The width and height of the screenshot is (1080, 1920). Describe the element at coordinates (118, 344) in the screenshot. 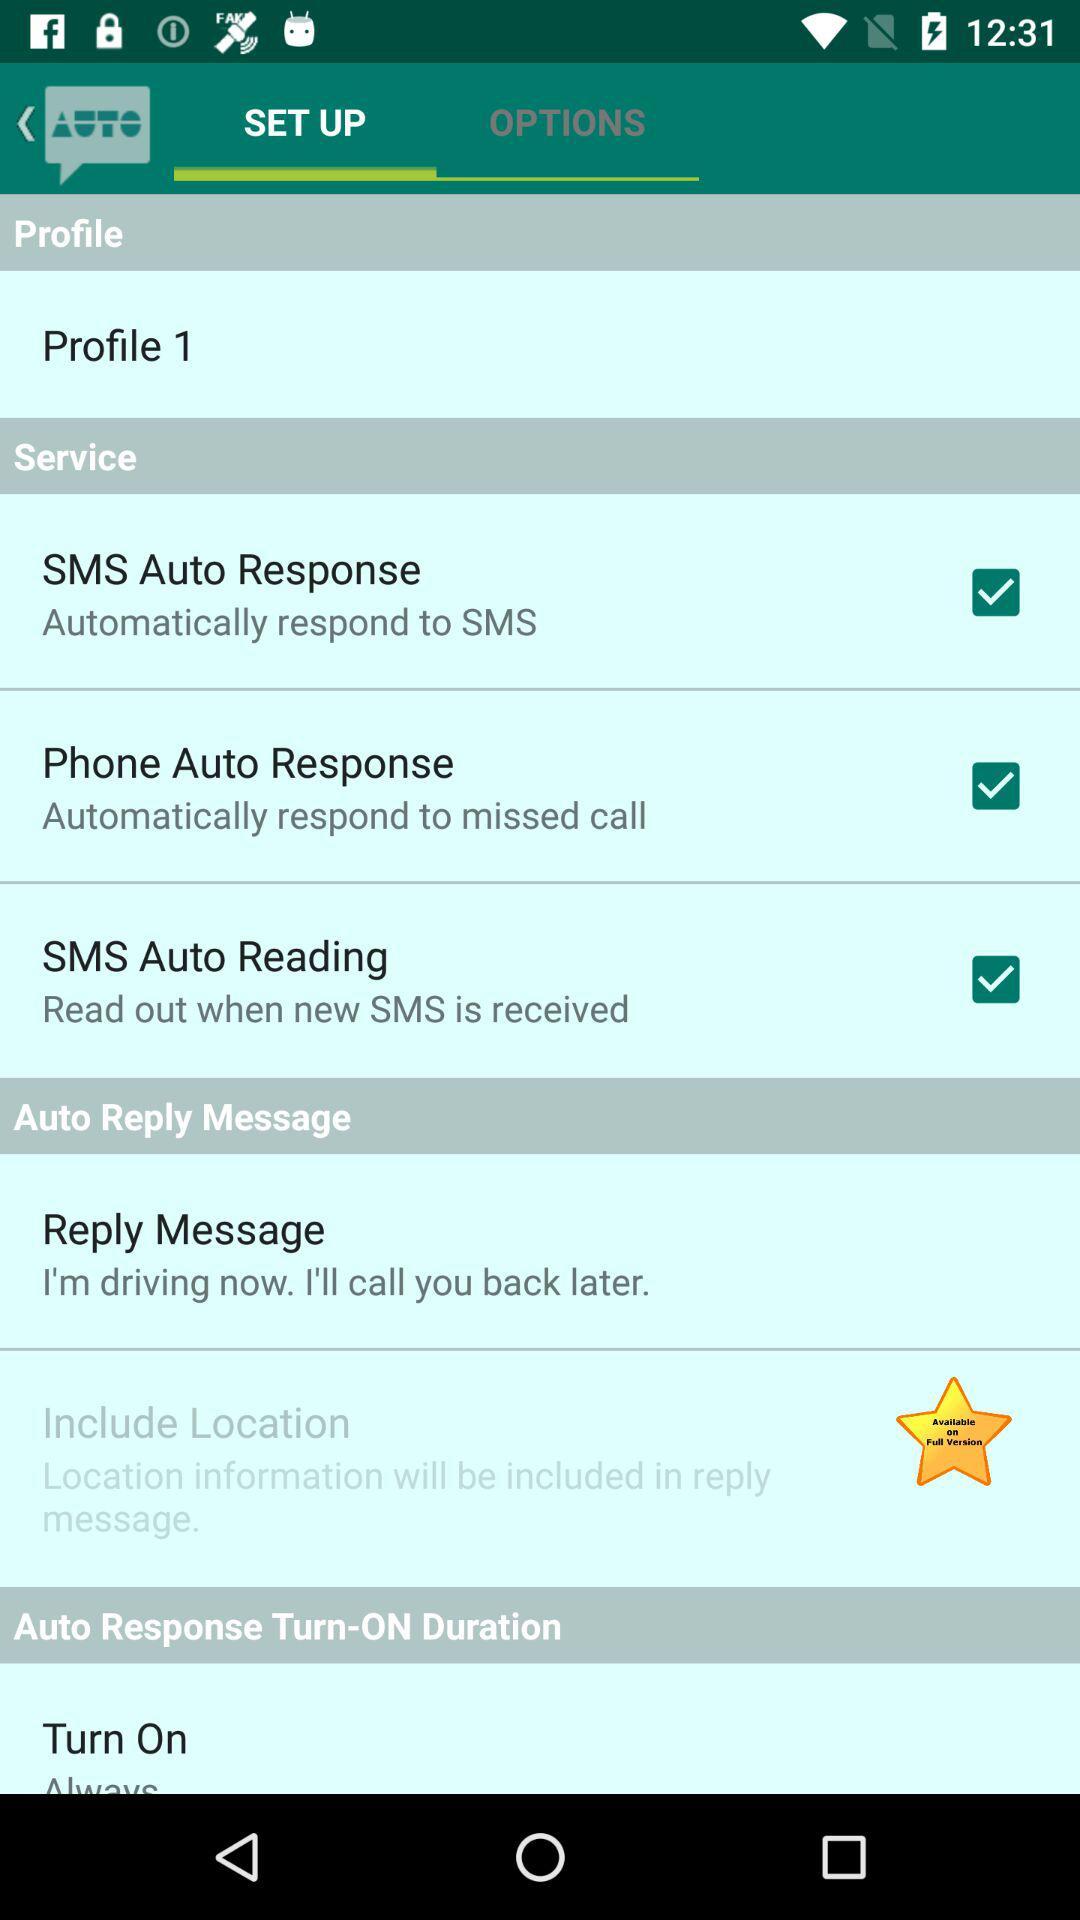

I see `the app below profile app` at that location.